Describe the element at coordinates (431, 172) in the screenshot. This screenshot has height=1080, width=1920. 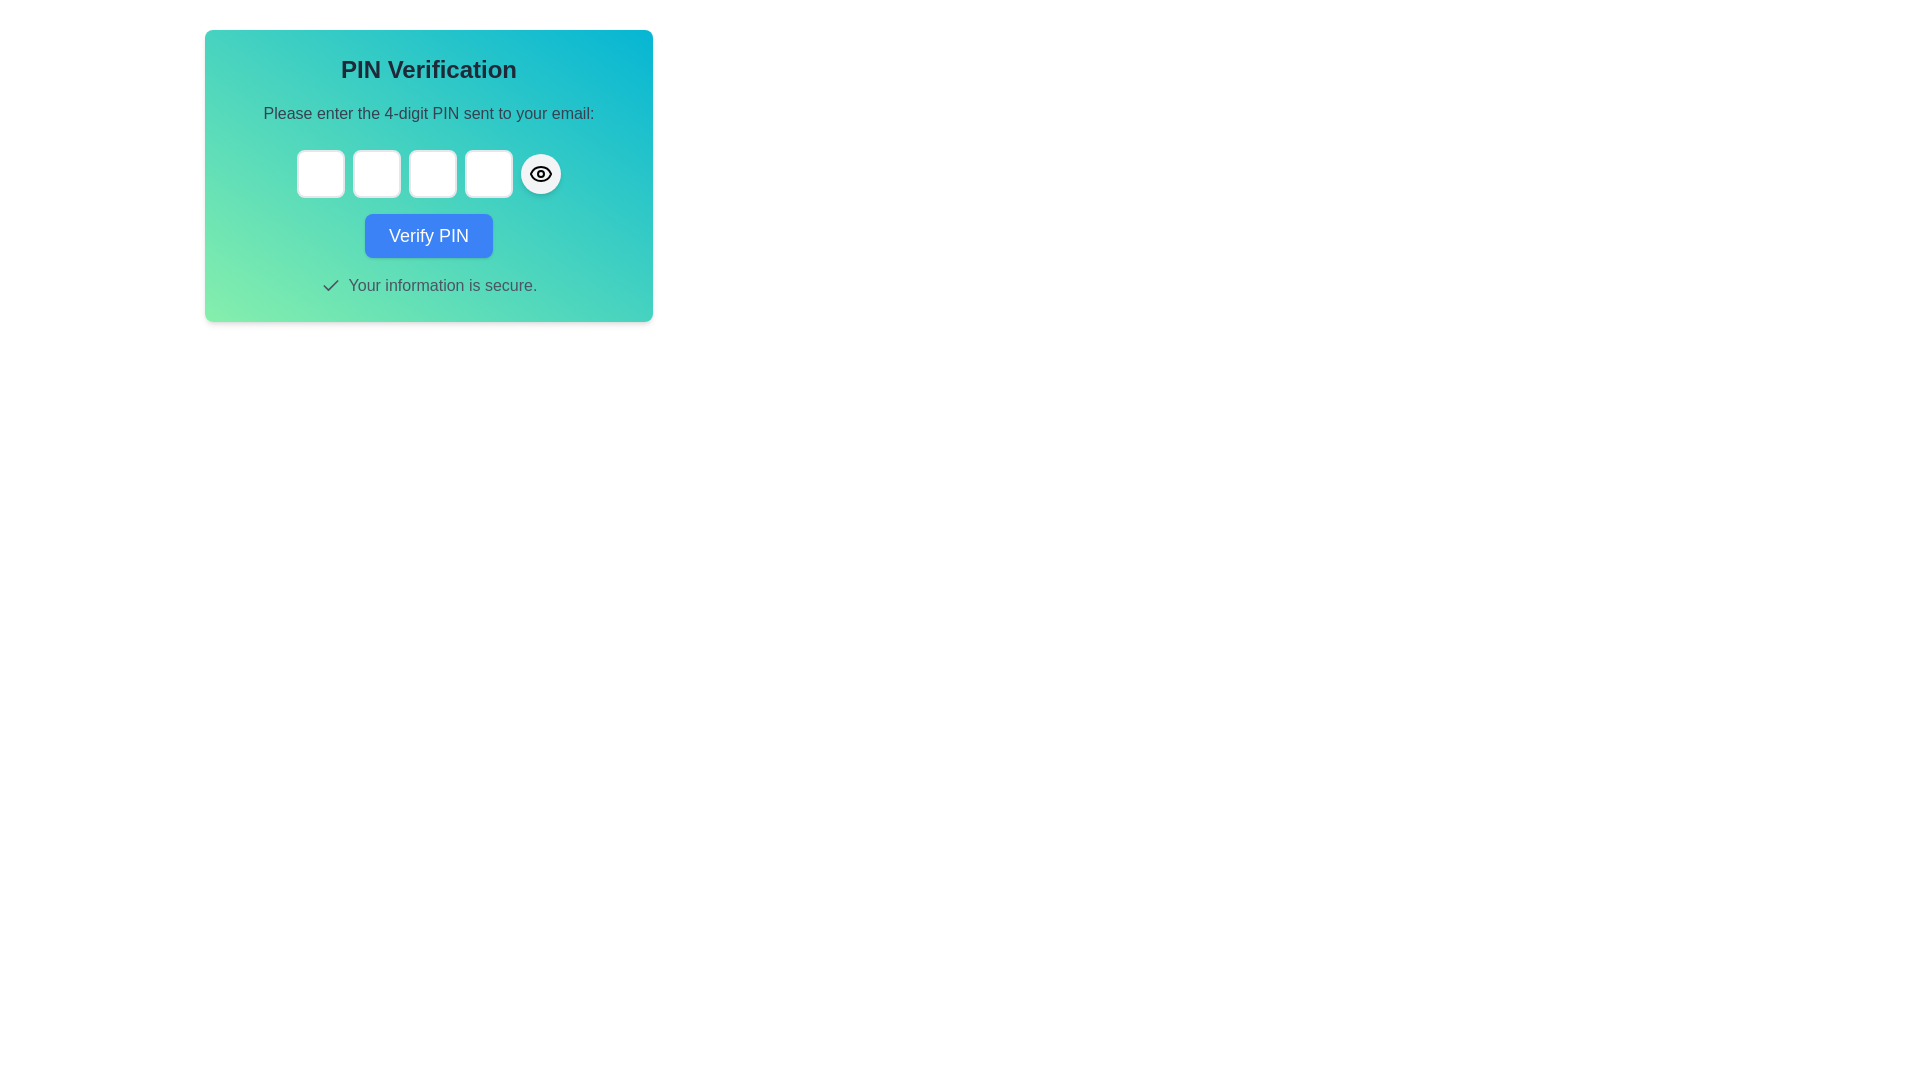
I see `the third password input field with a square shape and white background located at the center of the PIN entry interface` at that location.